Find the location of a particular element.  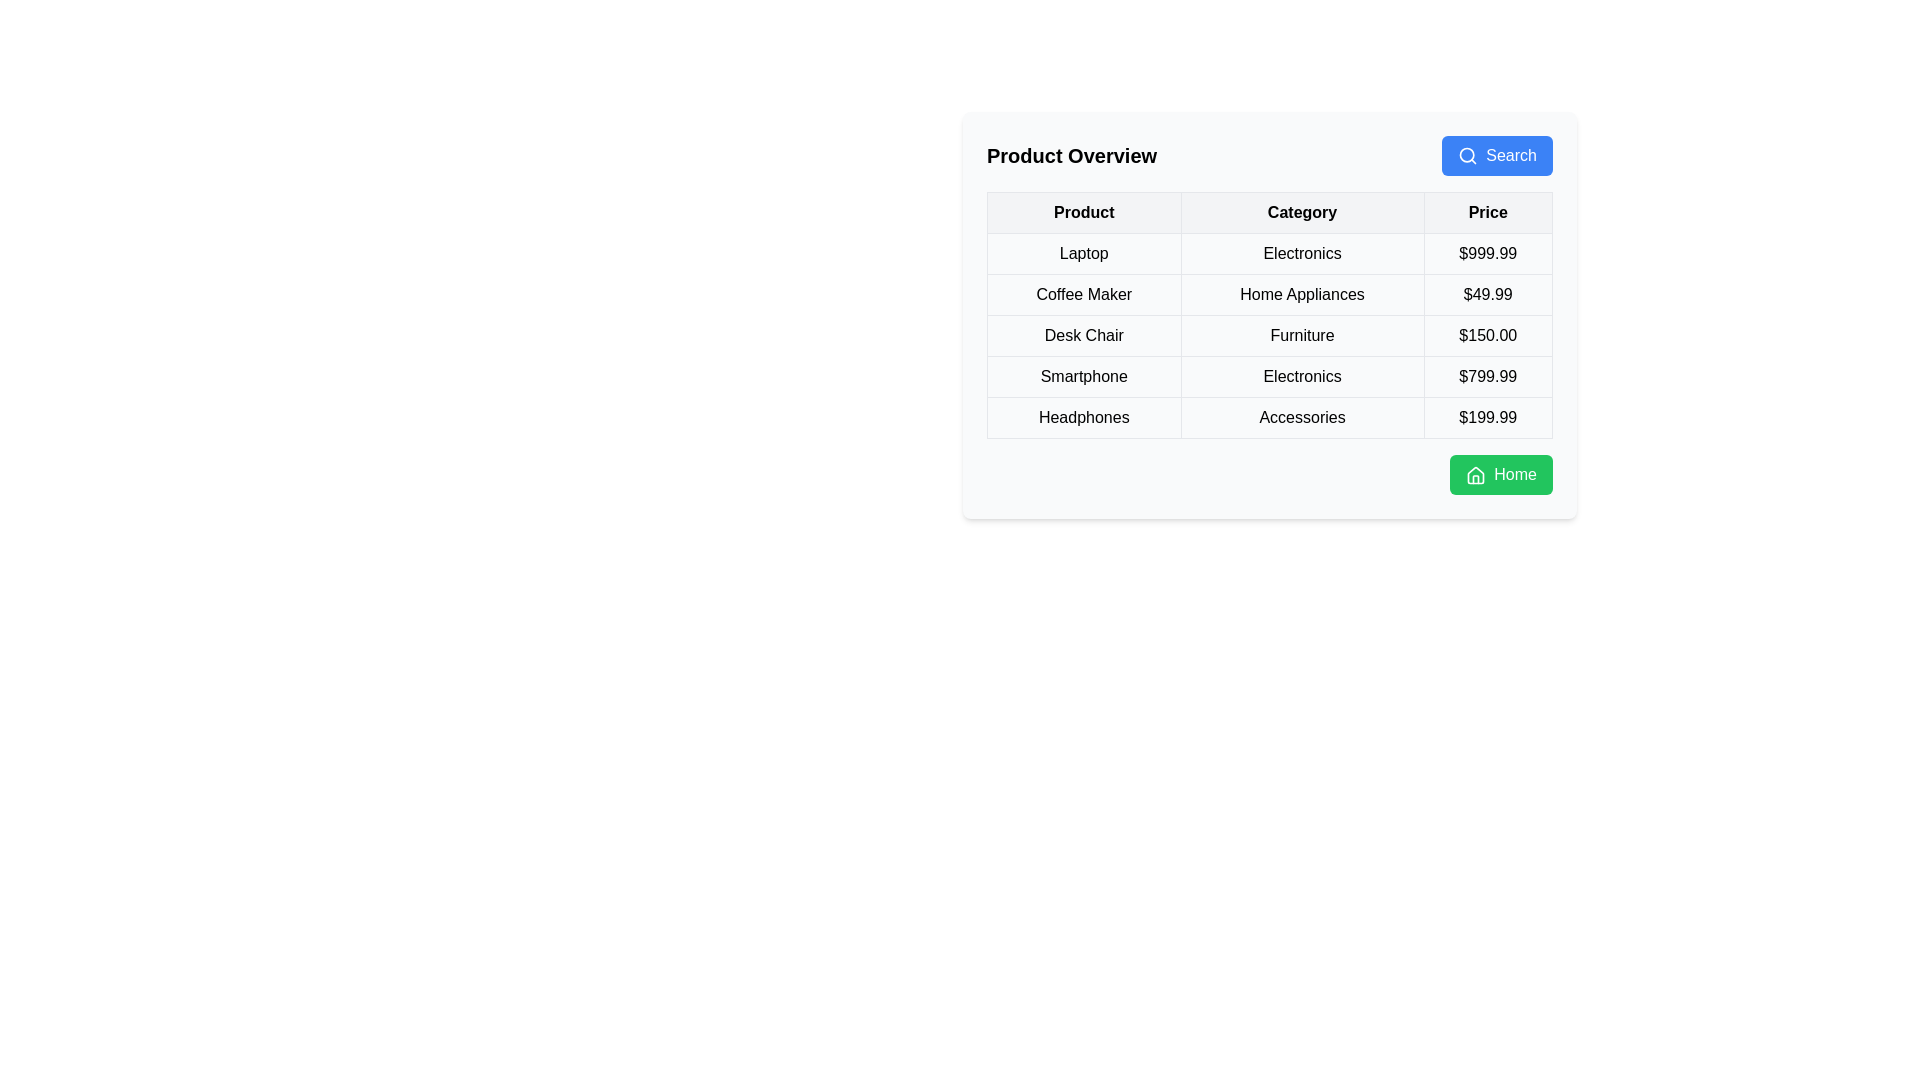

the Table Header Row under the 'Product Overview' label to sort the columns if sorting is implemented is located at coordinates (1269, 212).